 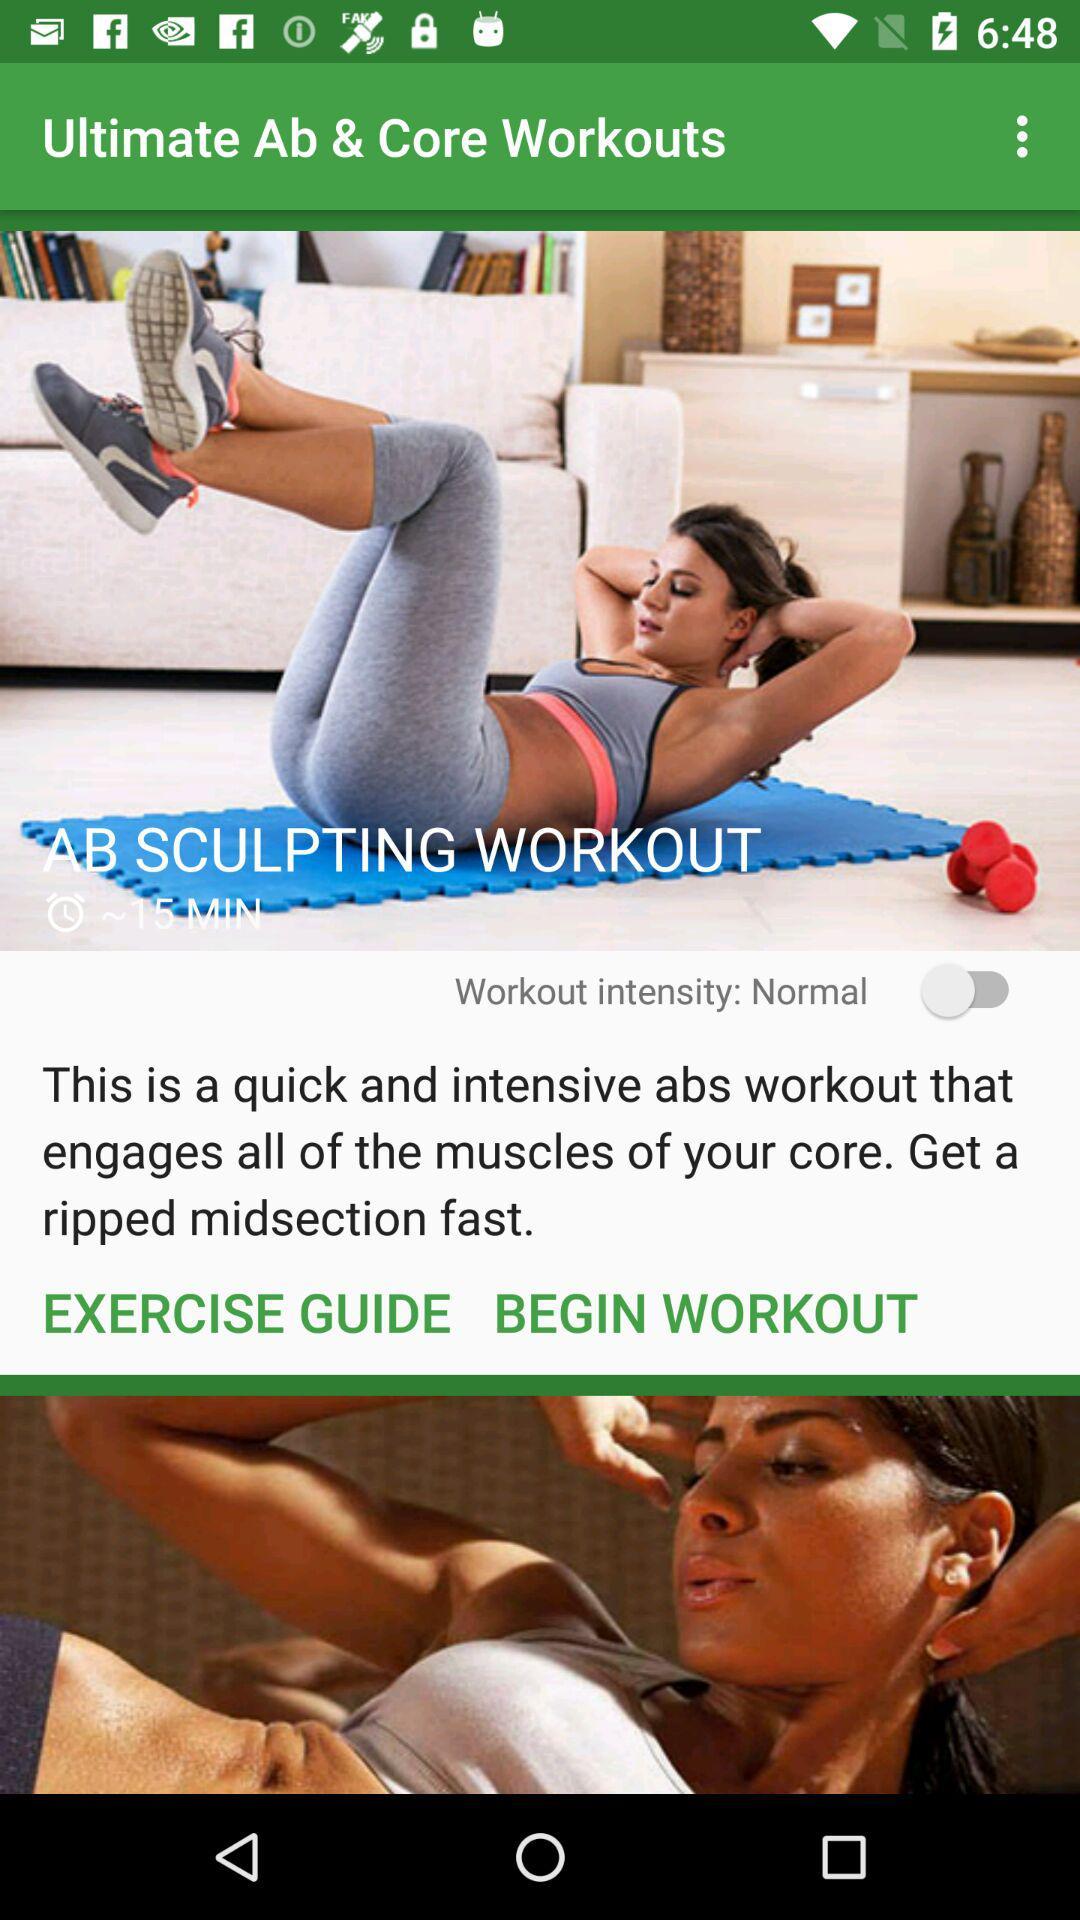 What do you see at coordinates (245, 1311) in the screenshot?
I see `icon to the left of the begin workout icon` at bounding box center [245, 1311].